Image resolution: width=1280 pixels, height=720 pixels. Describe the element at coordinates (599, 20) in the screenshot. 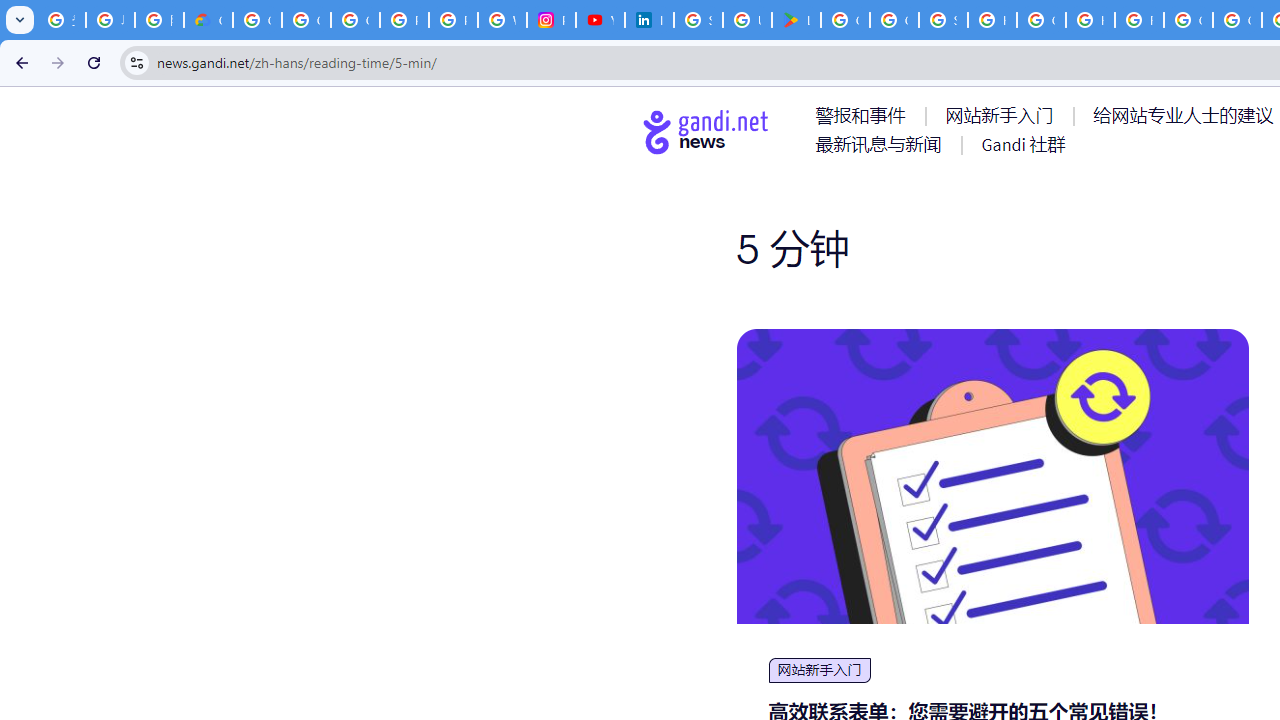

I see `'YouTube Culture & Trends - On The Rise: Handcam Videos'` at that location.